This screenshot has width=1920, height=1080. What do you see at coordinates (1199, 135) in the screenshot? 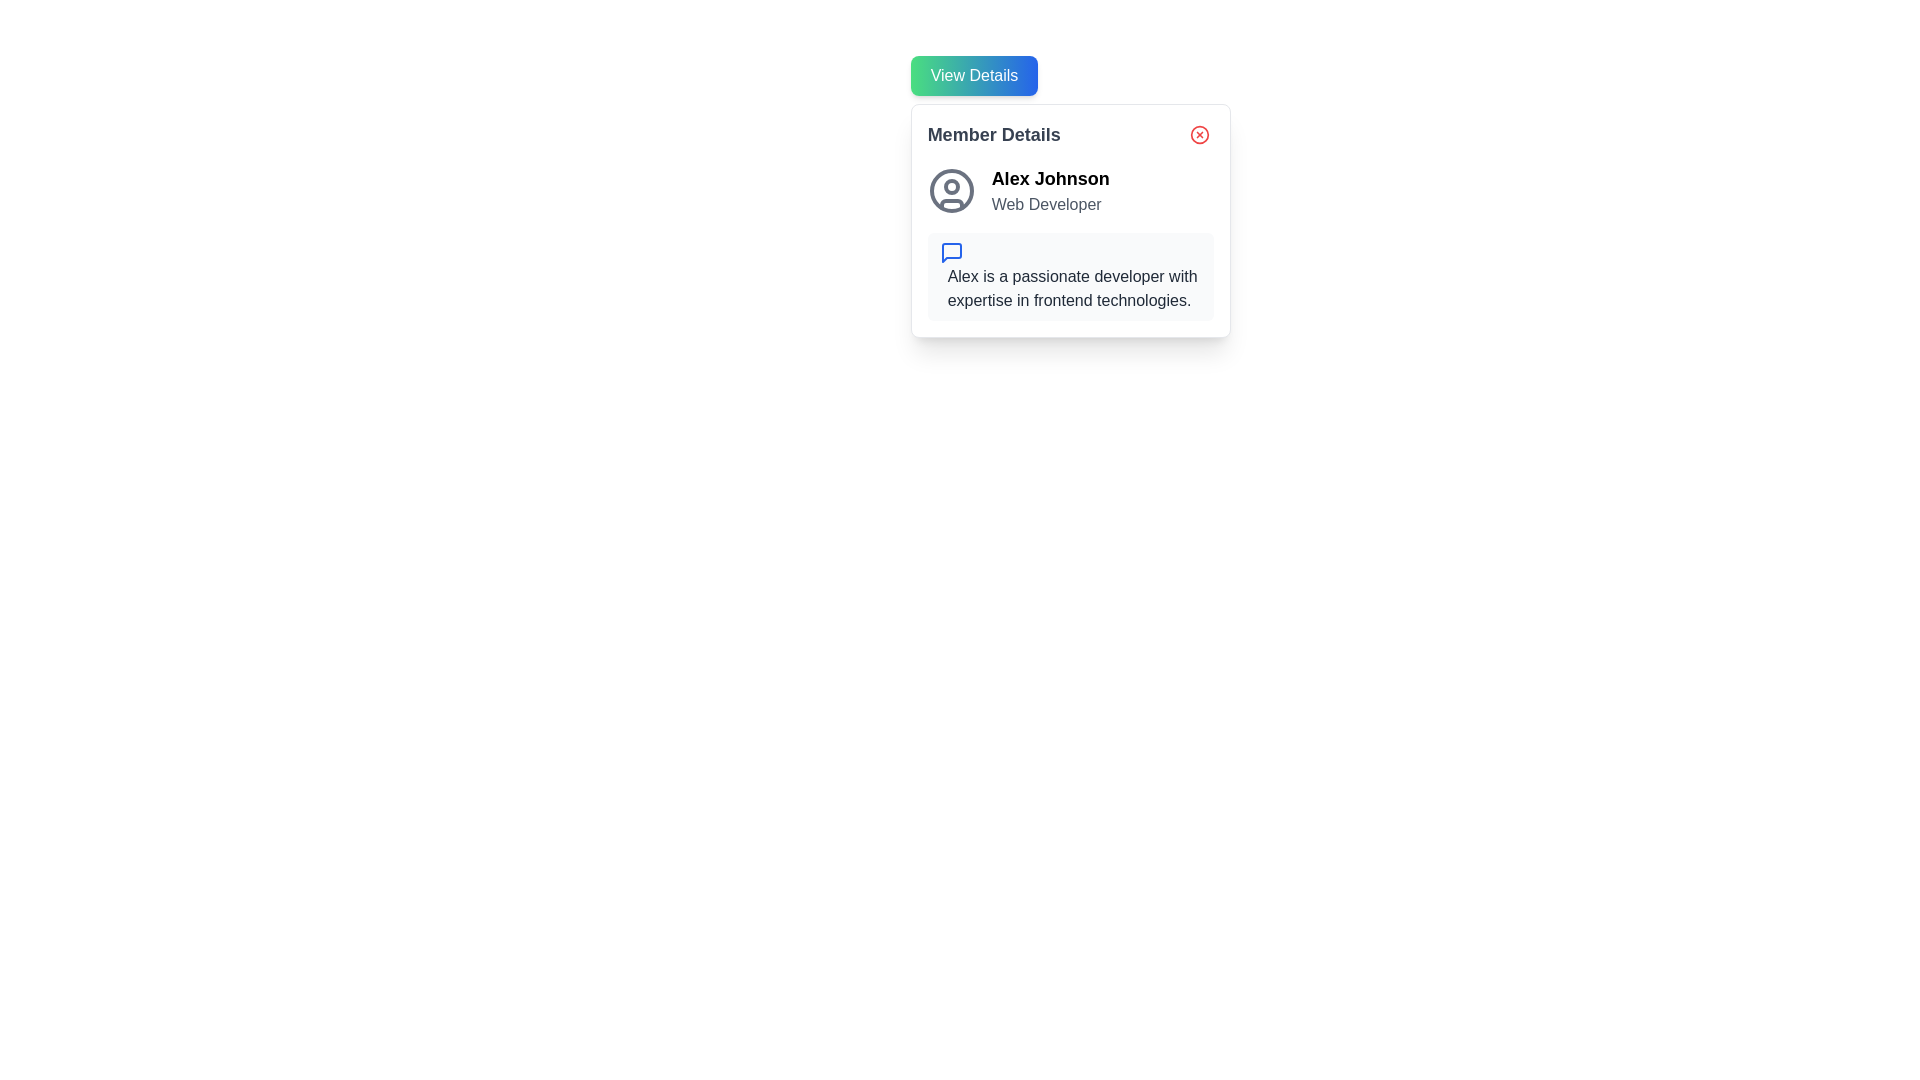
I see `the graphical decorative 'X' icon located at the upper-right corner of the 'Member Details' card, which visually indicates a close or dismiss action` at bounding box center [1199, 135].